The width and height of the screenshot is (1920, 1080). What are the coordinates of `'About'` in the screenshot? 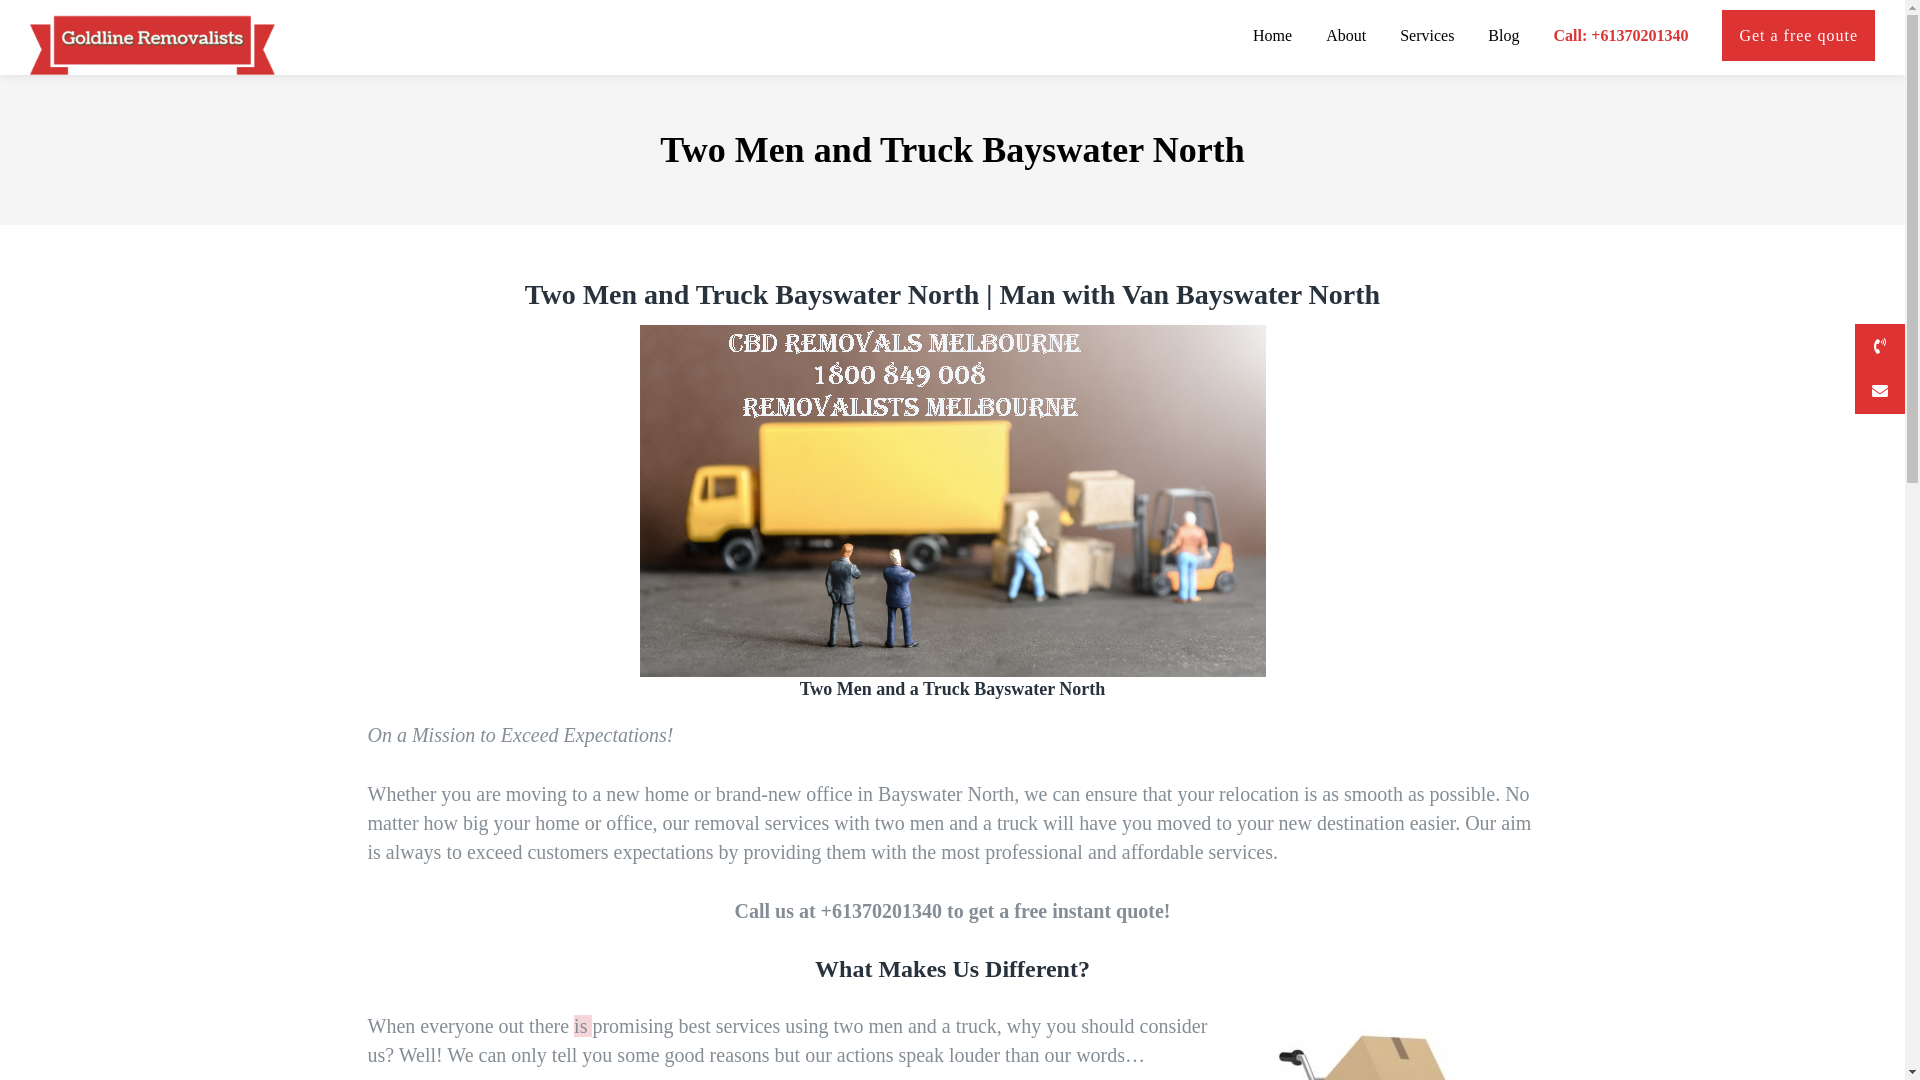 It's located at (1314, 37).